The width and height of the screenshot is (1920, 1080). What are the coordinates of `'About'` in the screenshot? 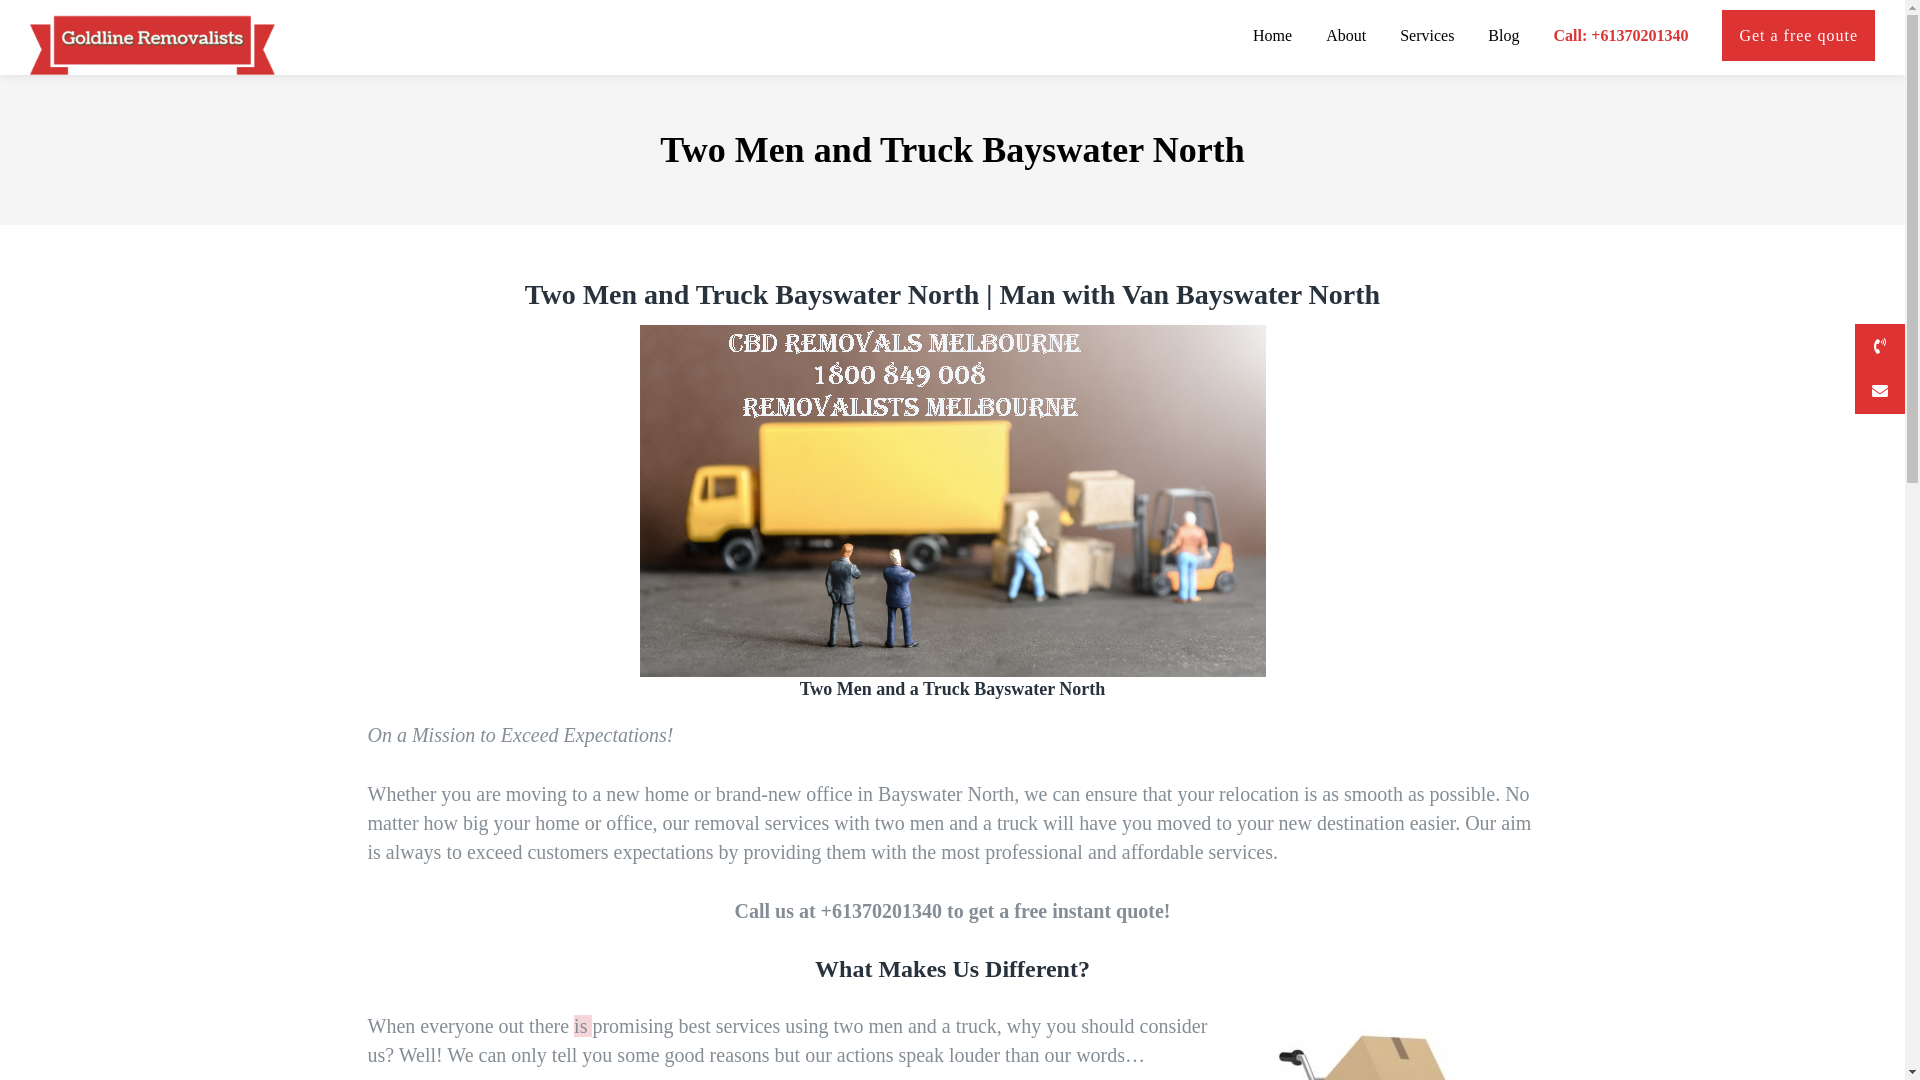 It's located at (1314, 37).